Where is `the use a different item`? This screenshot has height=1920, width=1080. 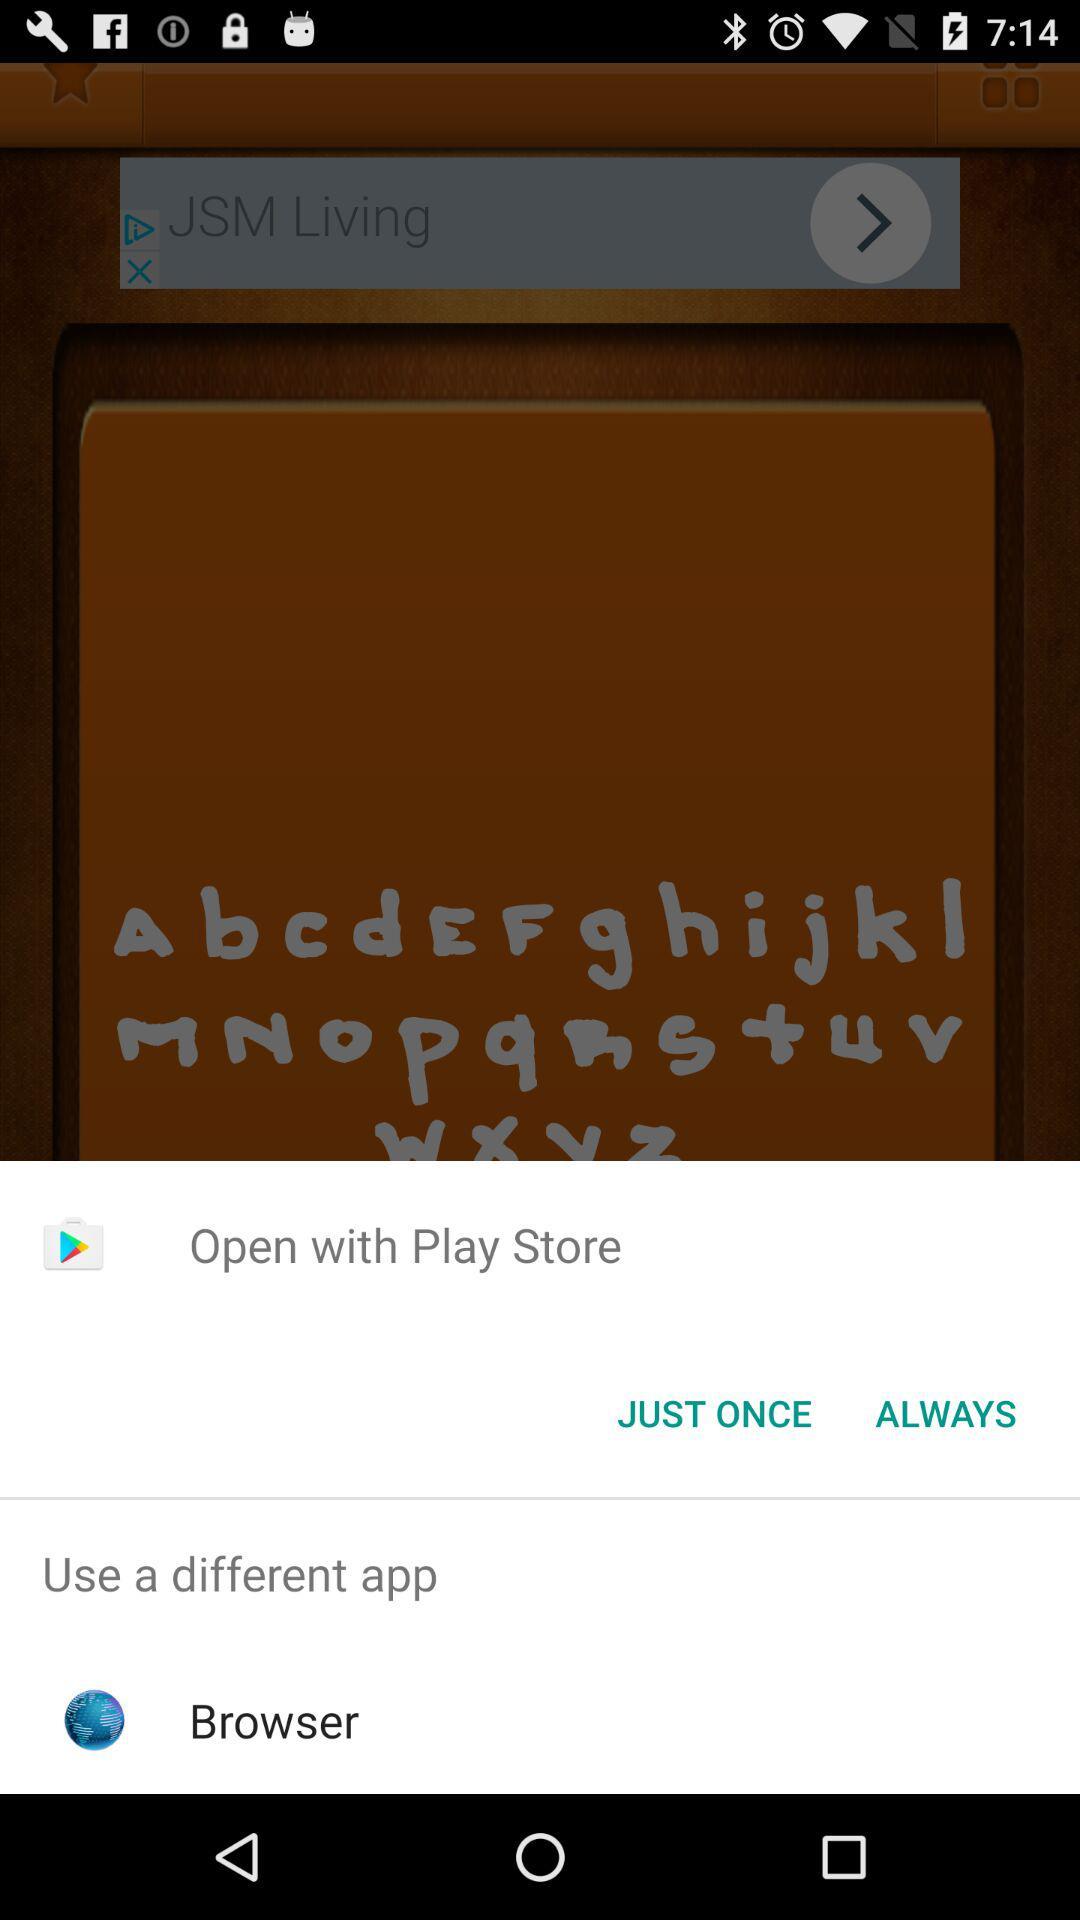 the use a different item is located at coordinates (540, 1572).